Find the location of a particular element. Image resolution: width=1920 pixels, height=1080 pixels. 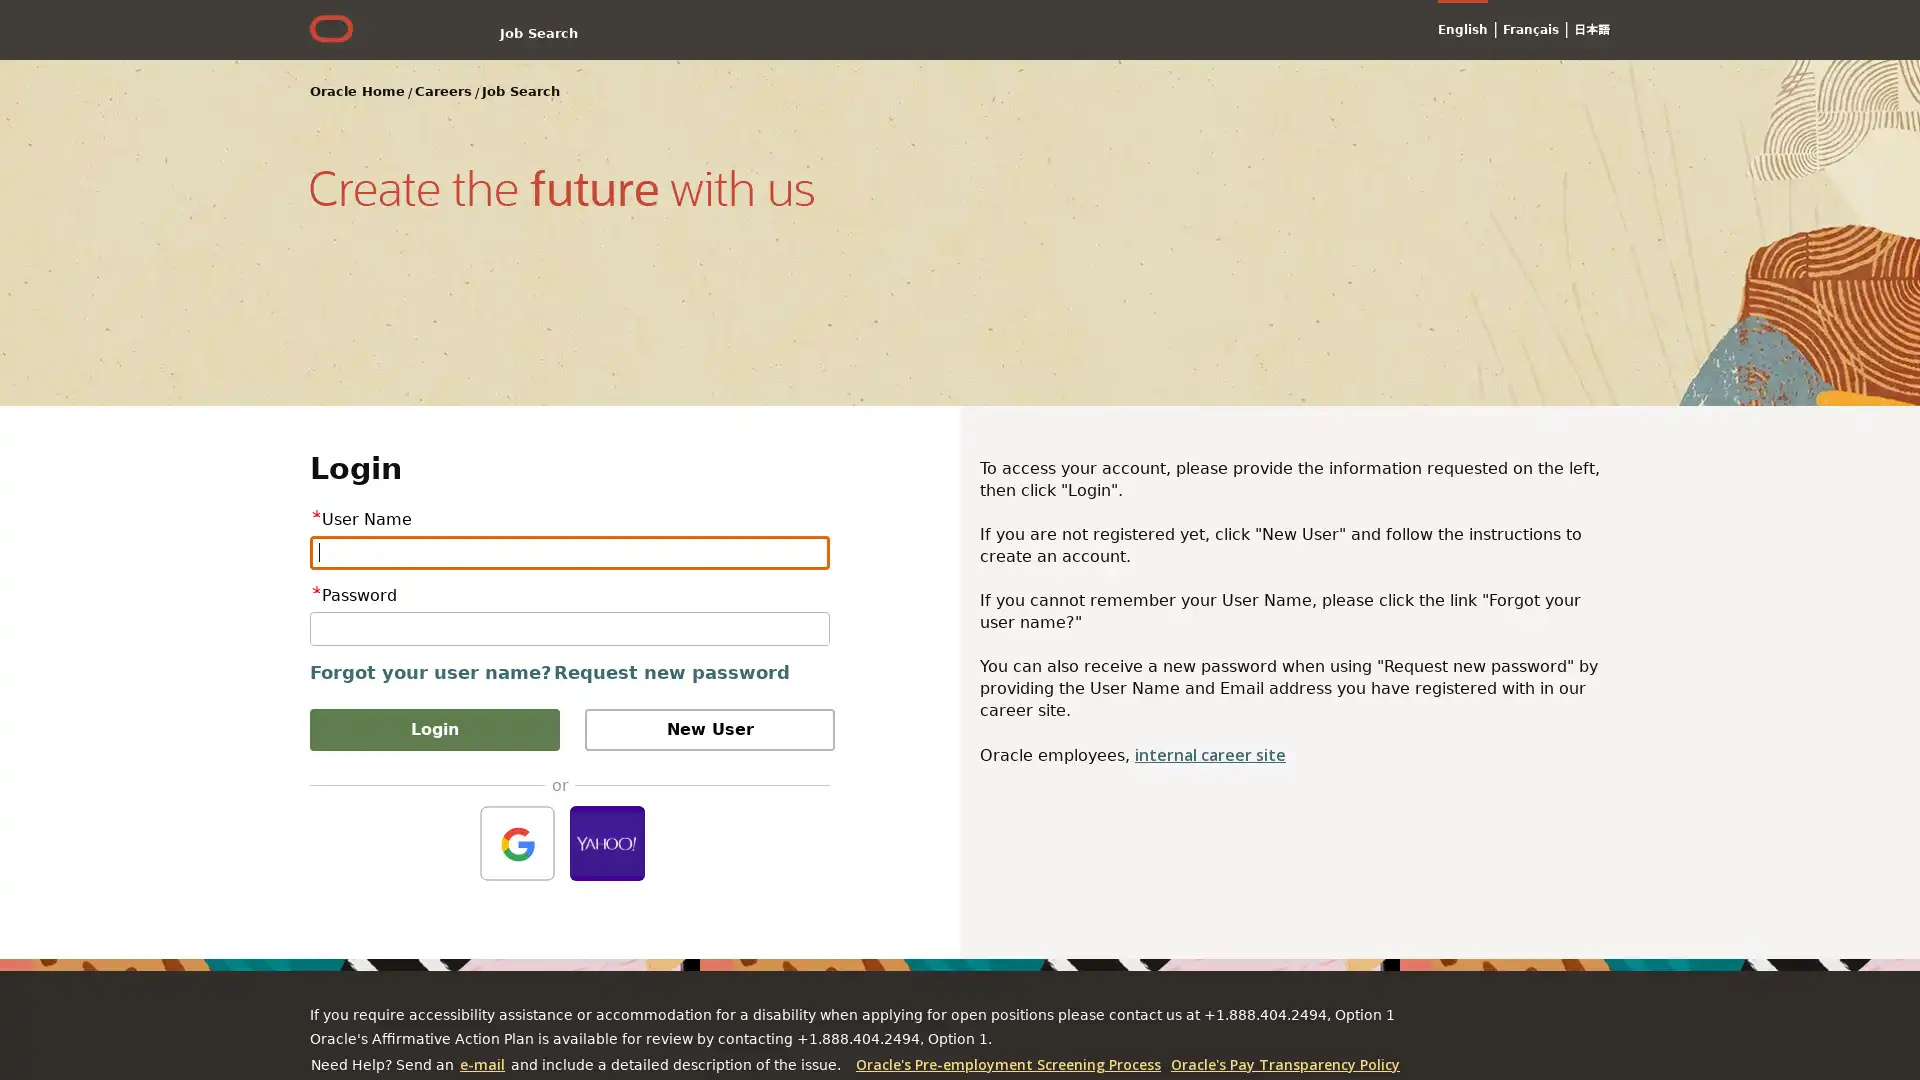

Login is located at coordinates (434, 729).